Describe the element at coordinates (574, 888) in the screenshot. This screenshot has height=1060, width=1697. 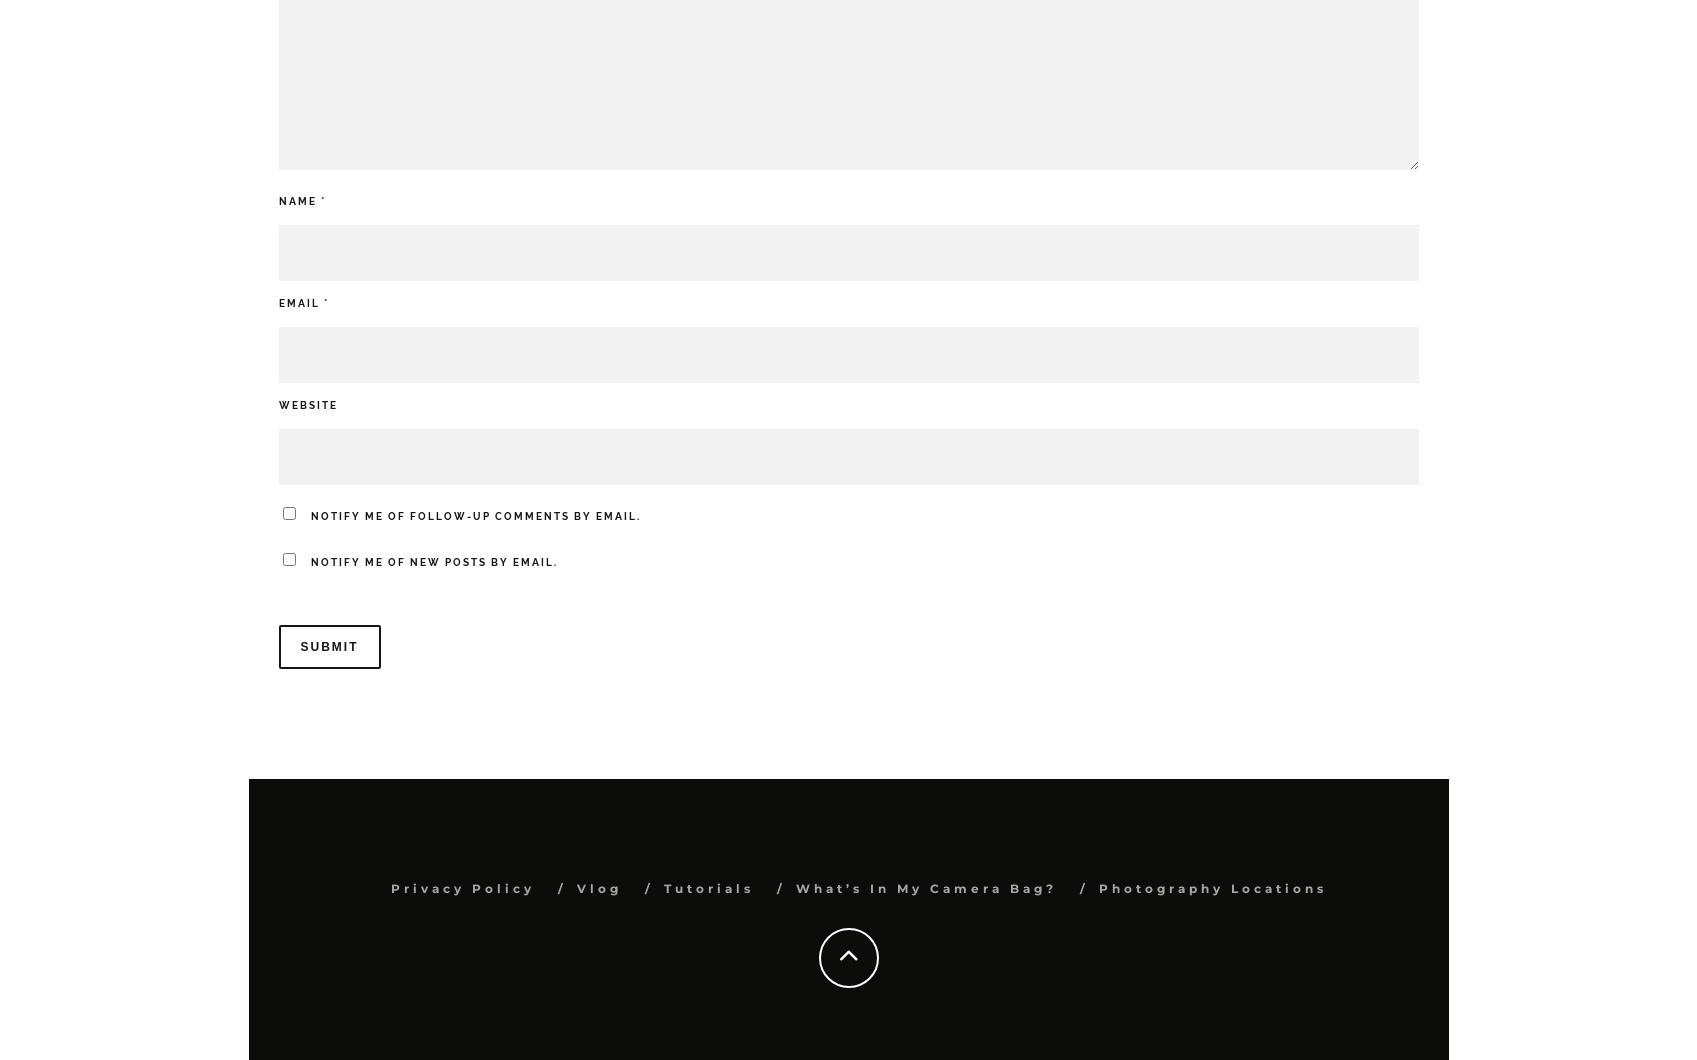
I see `'Vlog'` at that location.